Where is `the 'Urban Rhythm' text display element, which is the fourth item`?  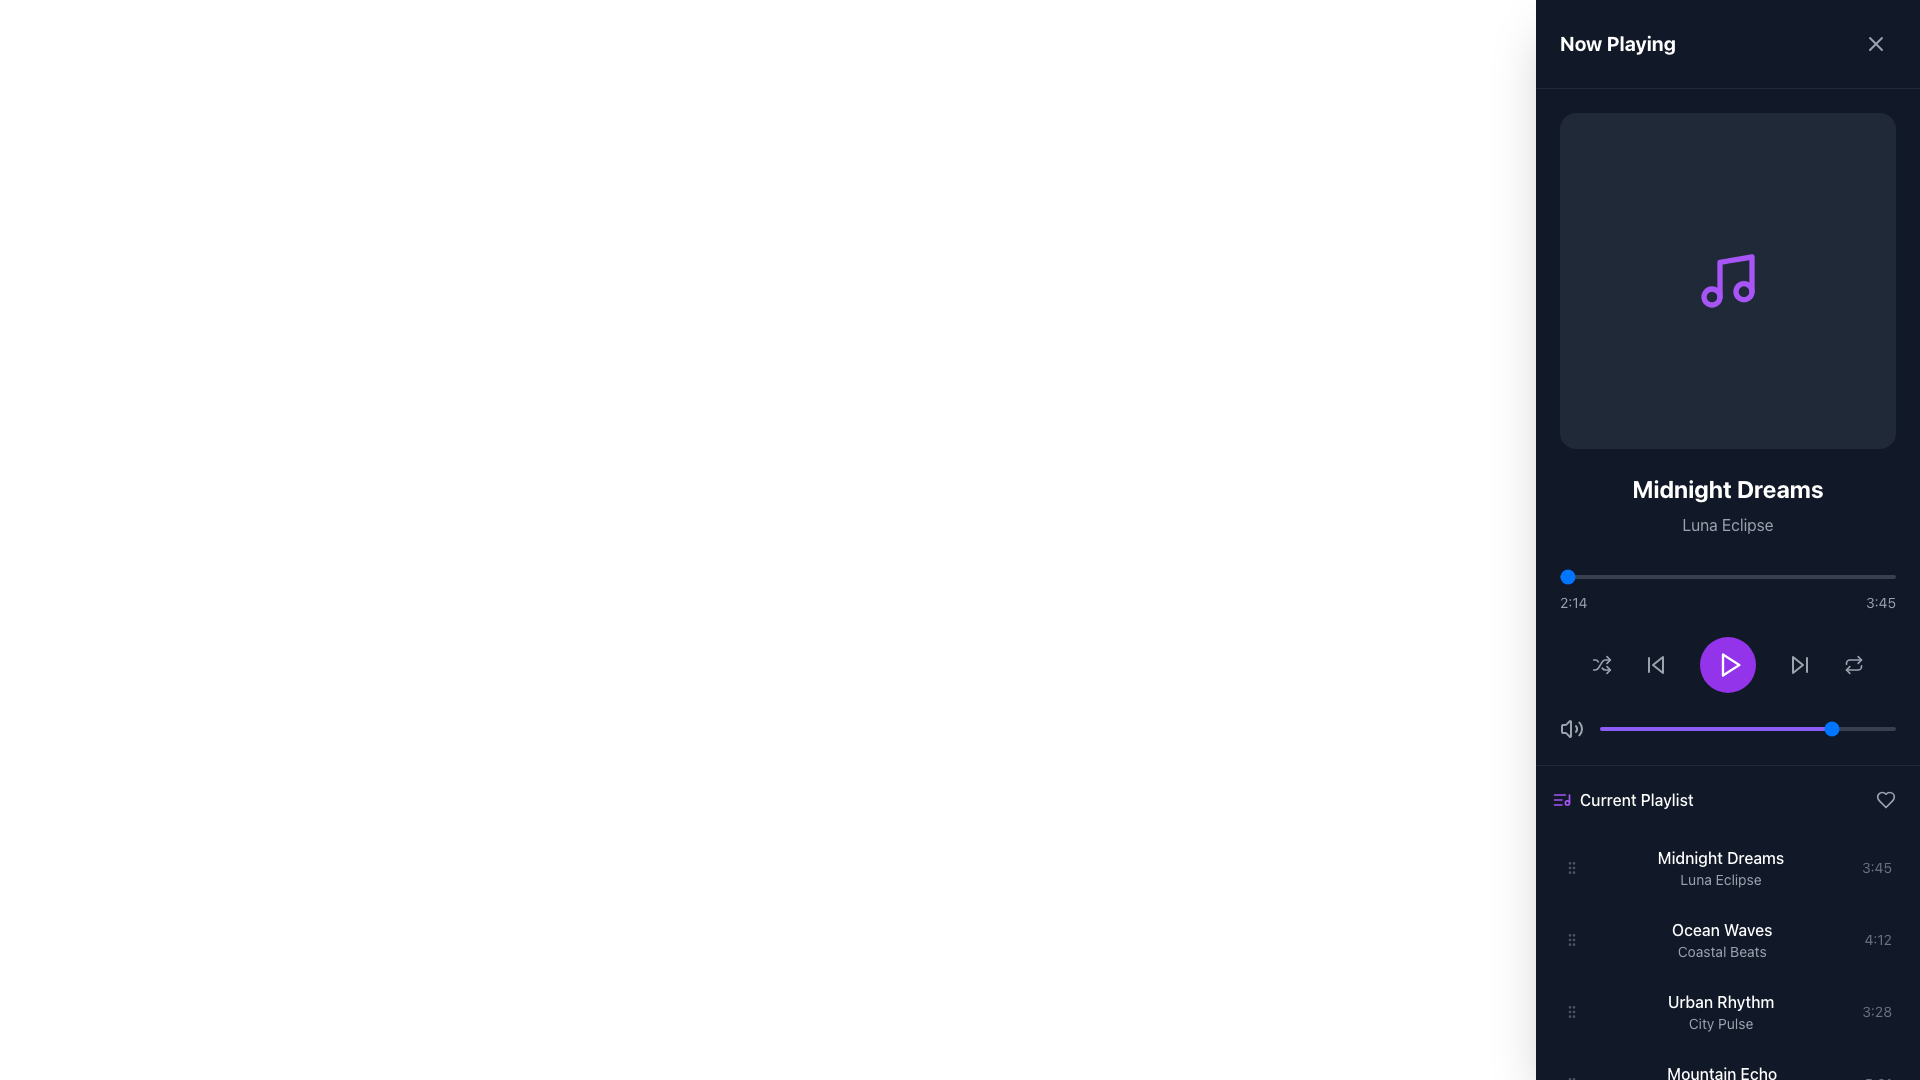
the 'Urban Rhythm' text display element, which is the fourth item is located at coordinates (1720, 1011).